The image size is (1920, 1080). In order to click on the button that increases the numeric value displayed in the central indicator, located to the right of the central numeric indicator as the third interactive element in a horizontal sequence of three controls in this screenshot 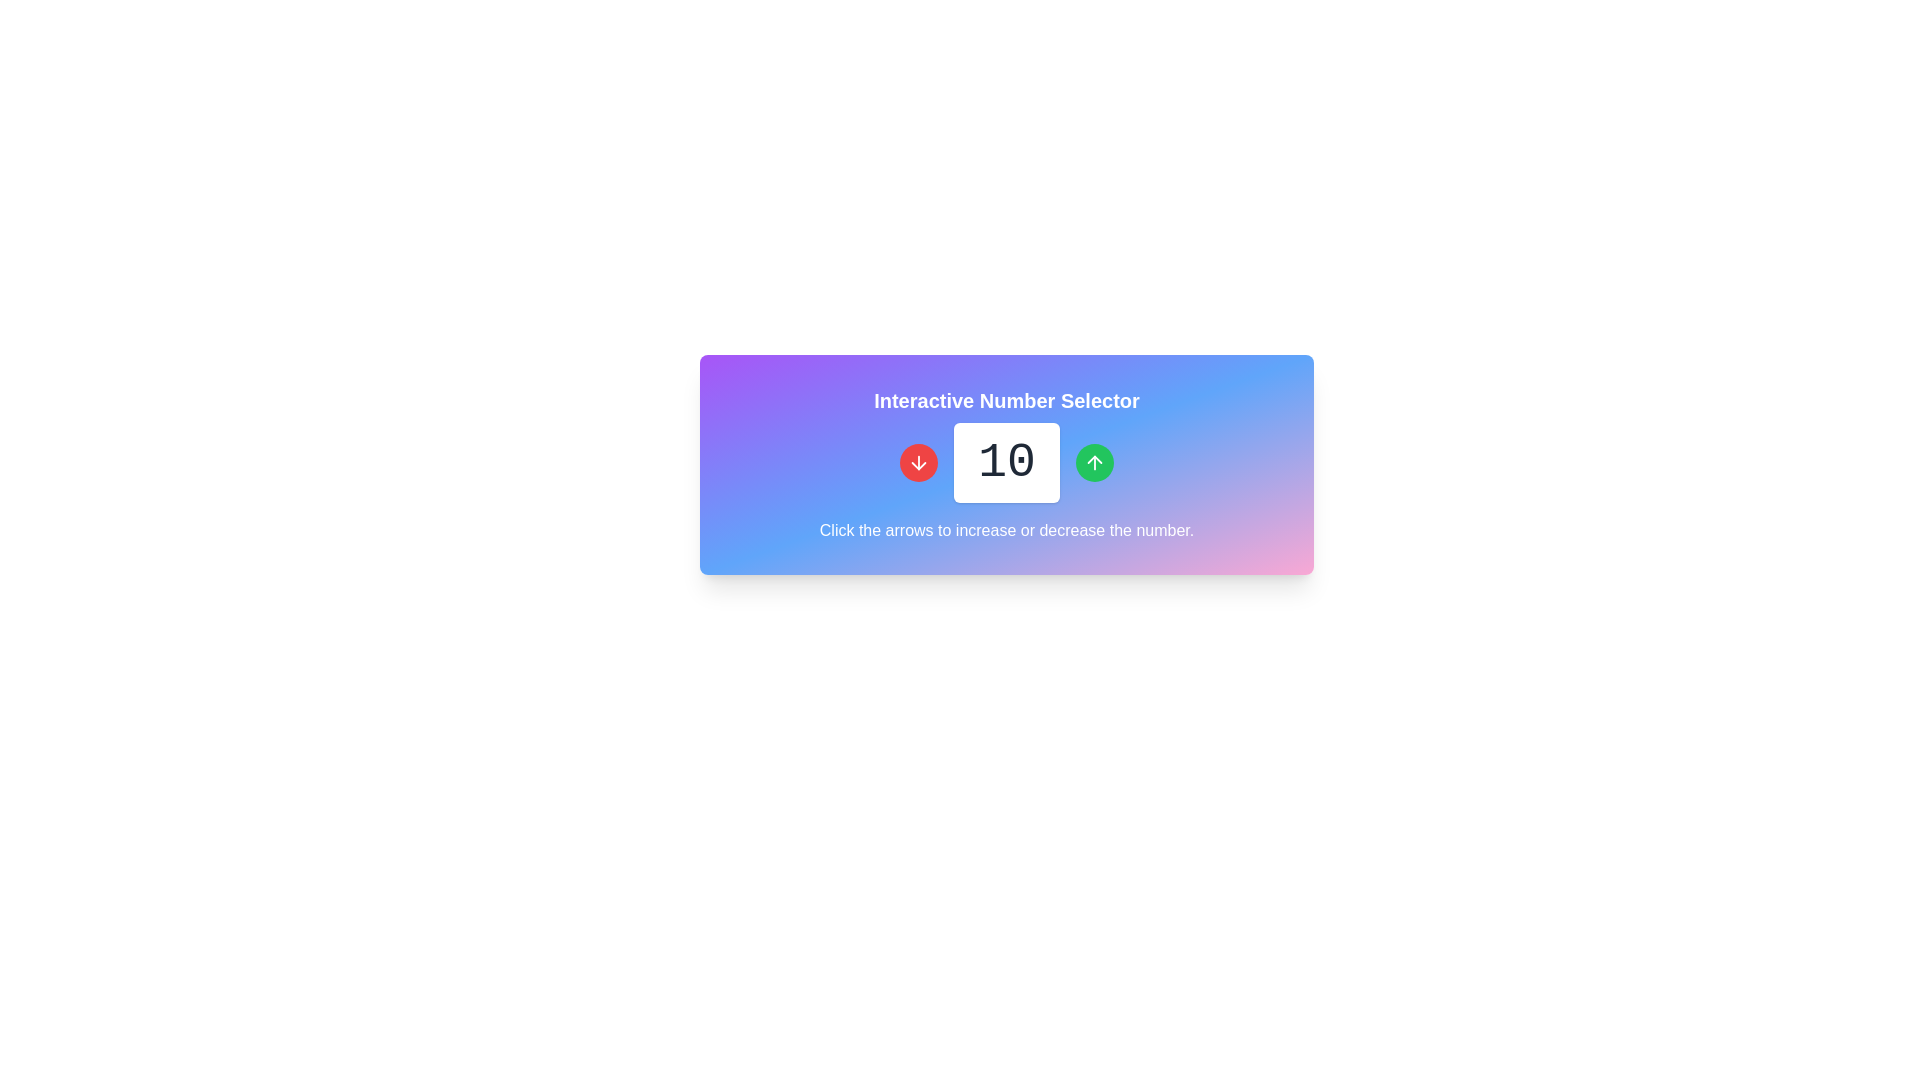, I will do `click(1093, 462)`.